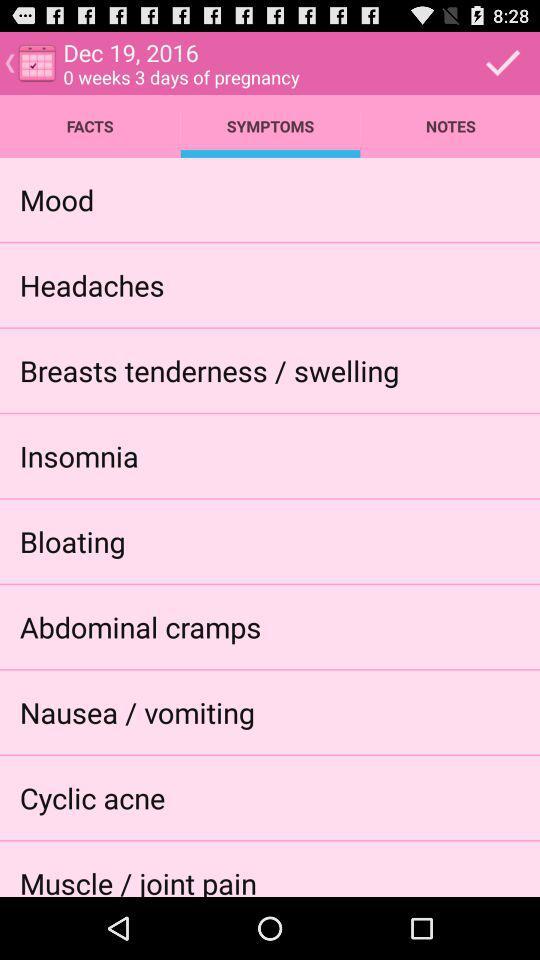  What do you see at coordinates (78, 455) in the screenshot?
I see `the item above bloating` at bounding box center [78, 455].